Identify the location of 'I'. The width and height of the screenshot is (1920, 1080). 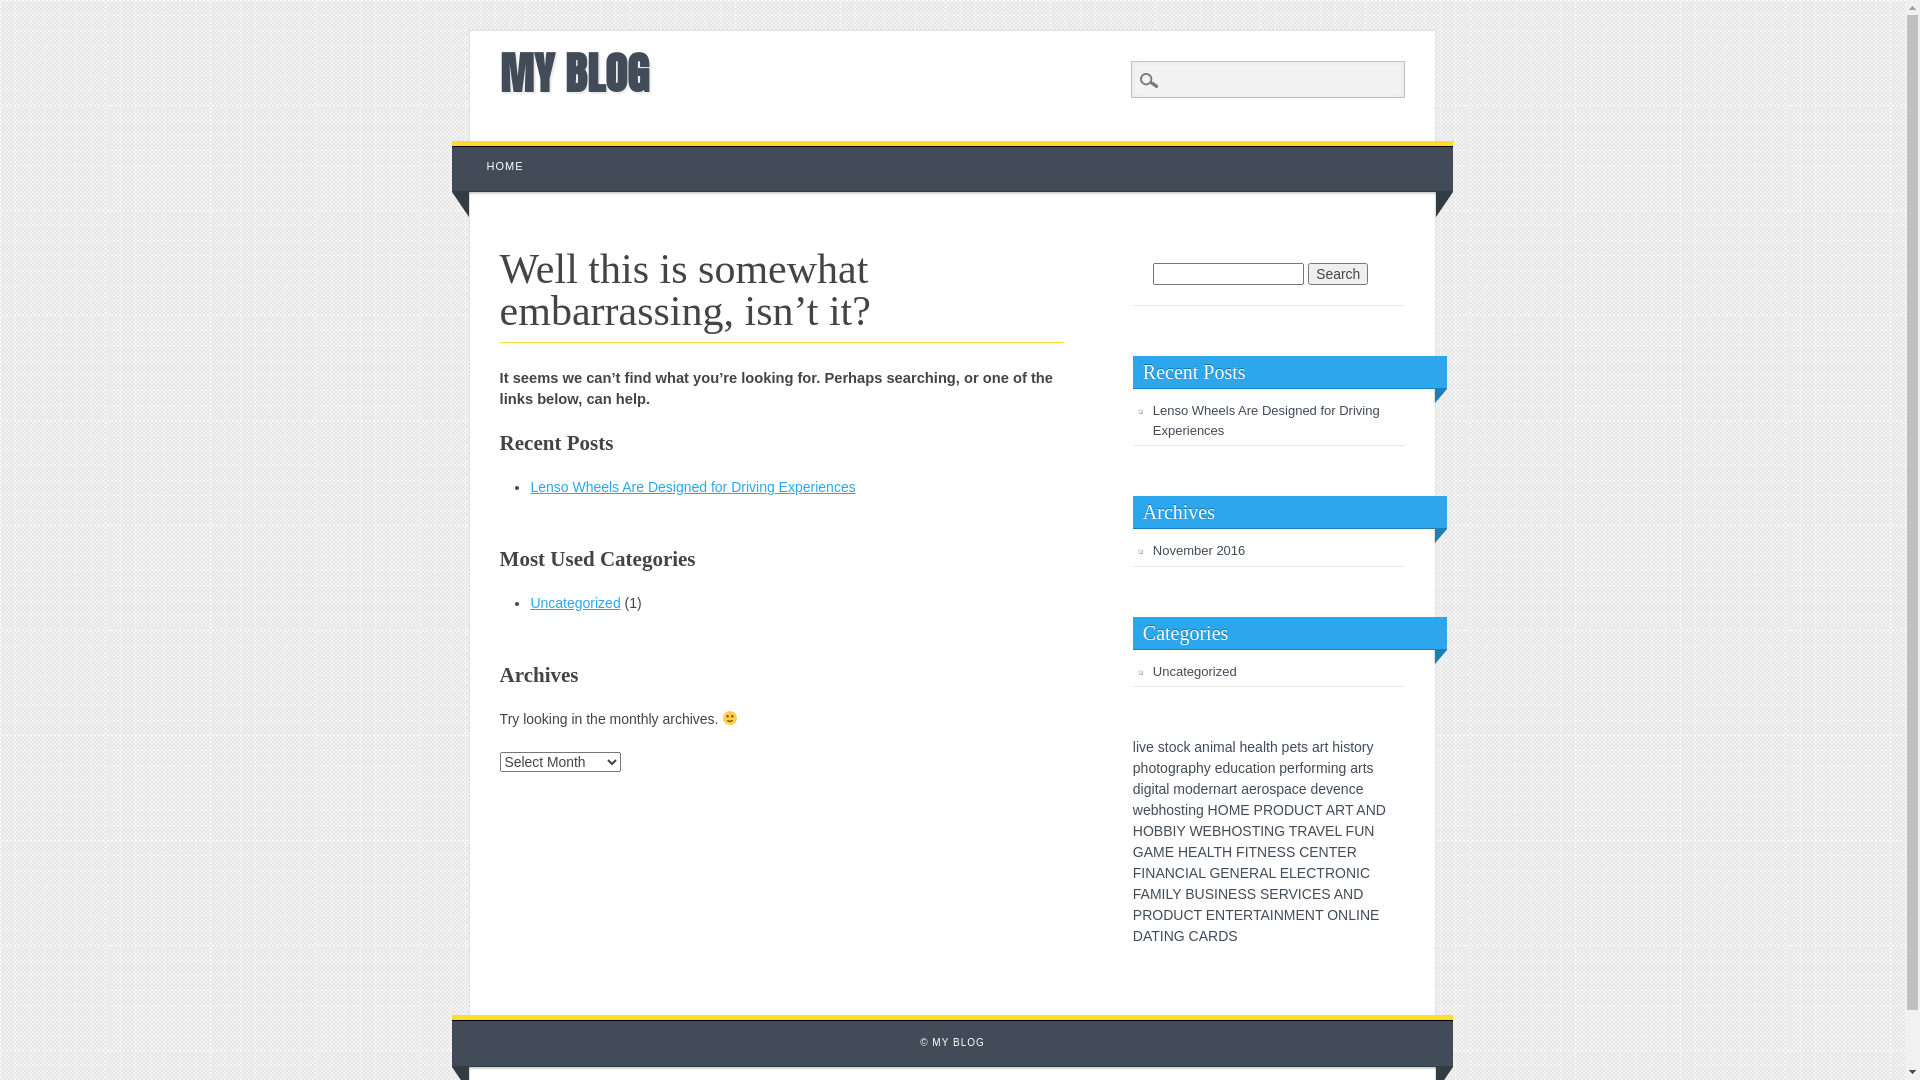
(1358, 871).